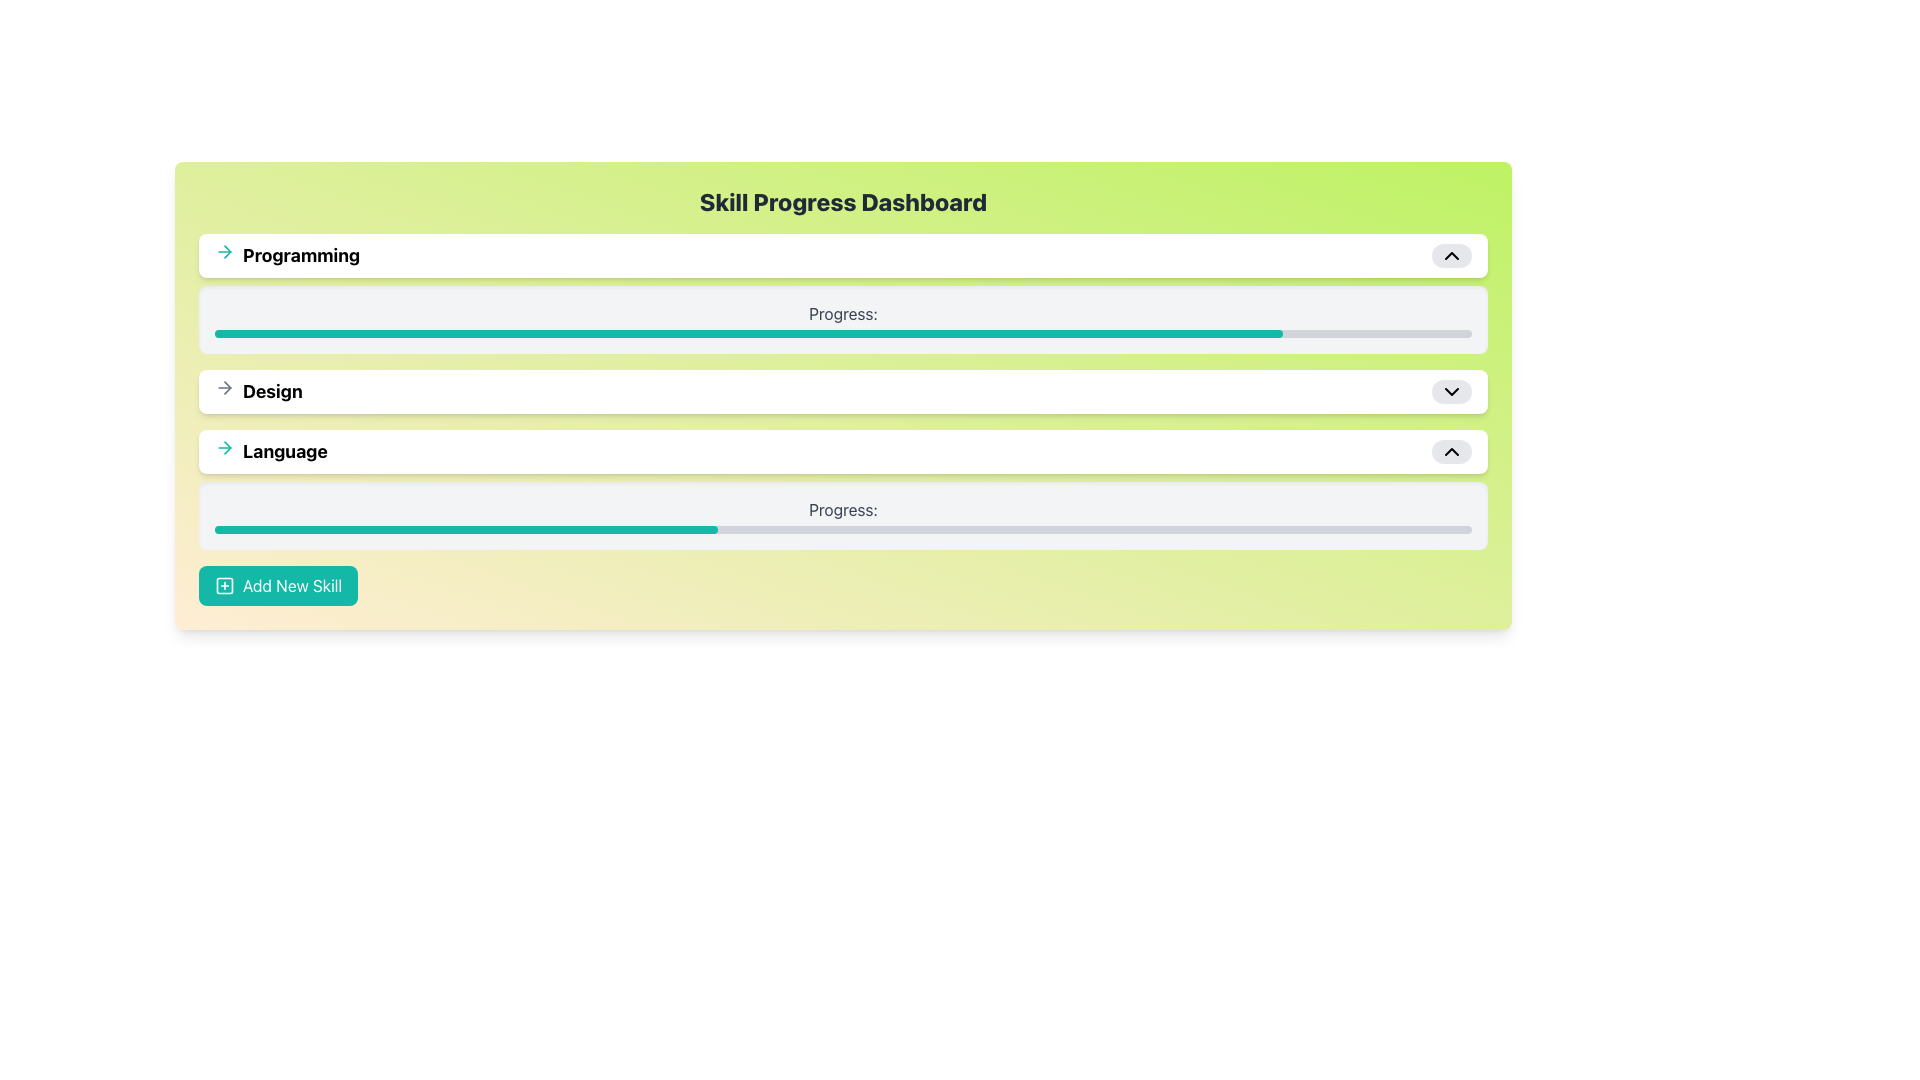  What do you see at coordinates (271, 392) in the screenshot?
I see `the 'Design' skill category label located in the Skill Progress Dashboard, which is the second item in the vertical list of skill categories` at bounding box center [271, 392].